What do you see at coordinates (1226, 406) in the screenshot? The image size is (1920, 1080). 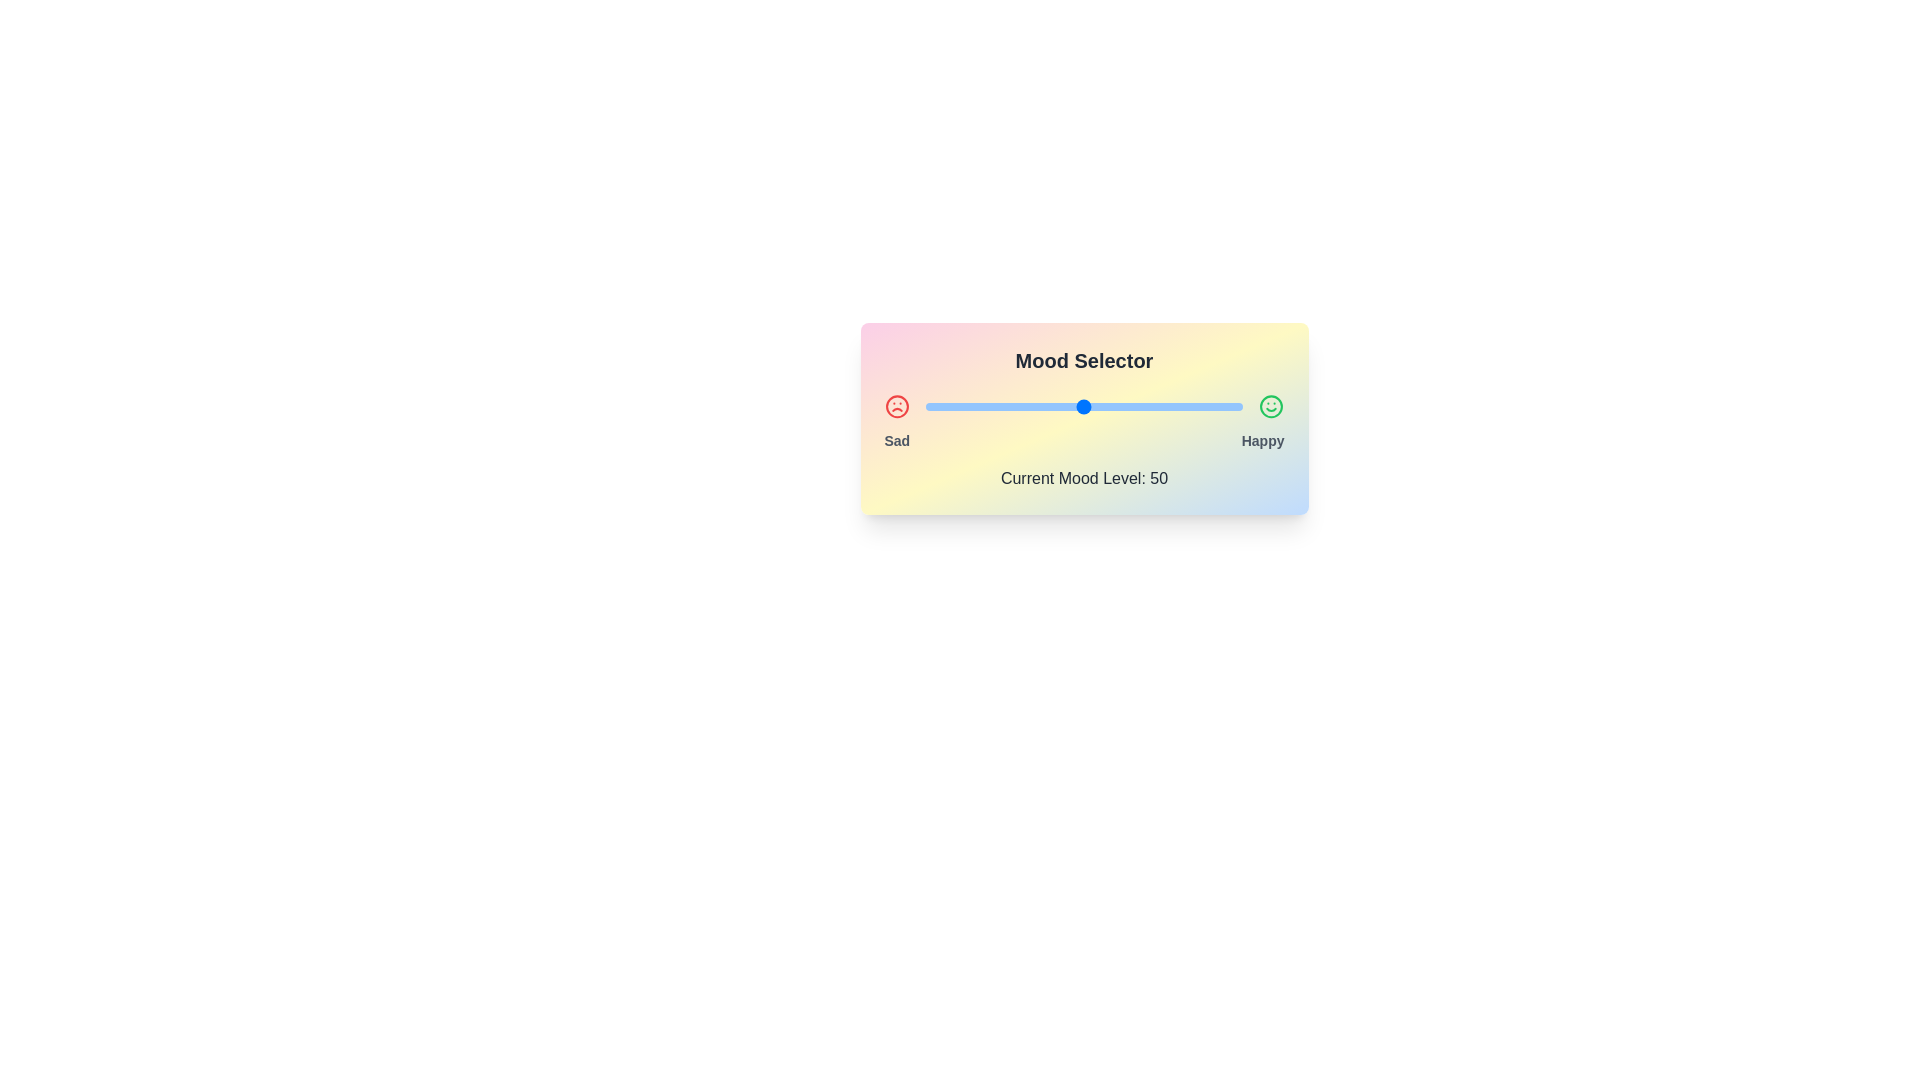 I see `the mood level to 95 by interacting with the slider` at bounding box center [1226, 406].